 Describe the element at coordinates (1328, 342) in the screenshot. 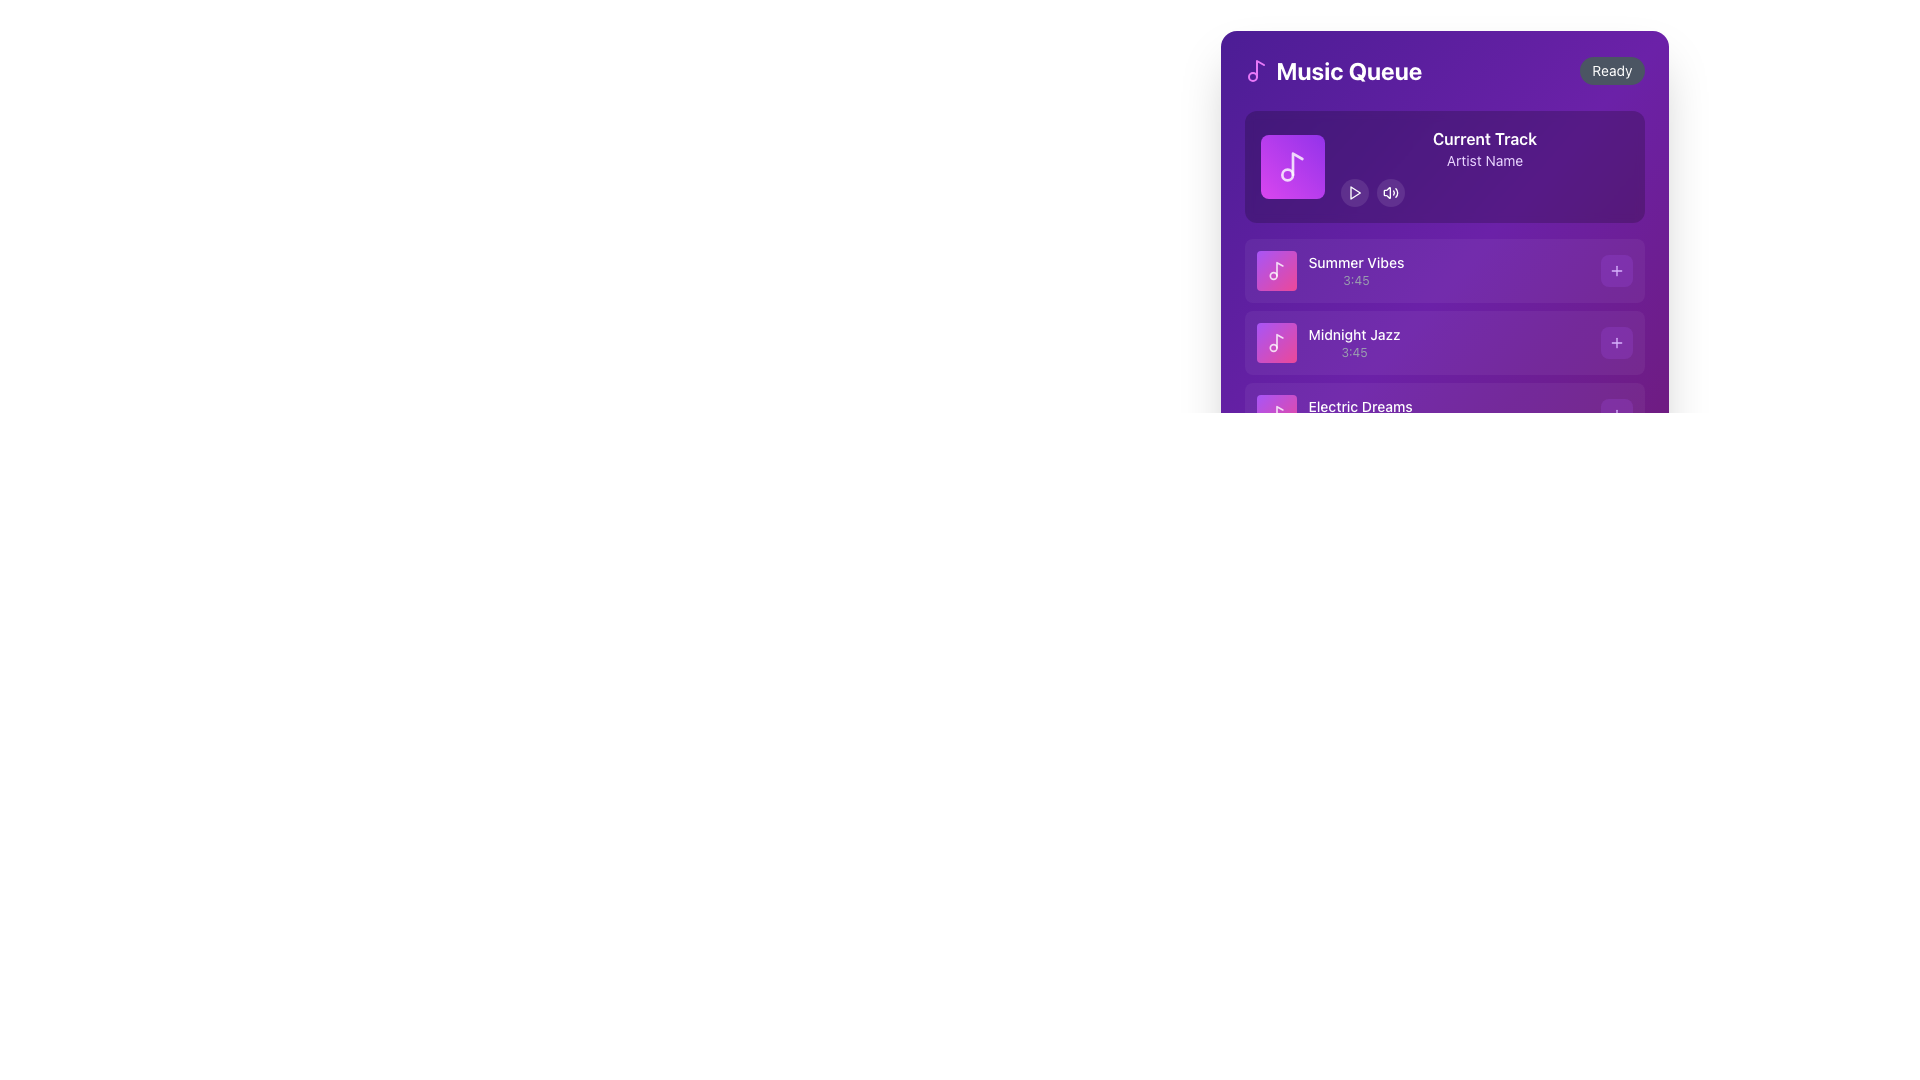

I see `the second item in the music playlist which represents a song entry` at that location.